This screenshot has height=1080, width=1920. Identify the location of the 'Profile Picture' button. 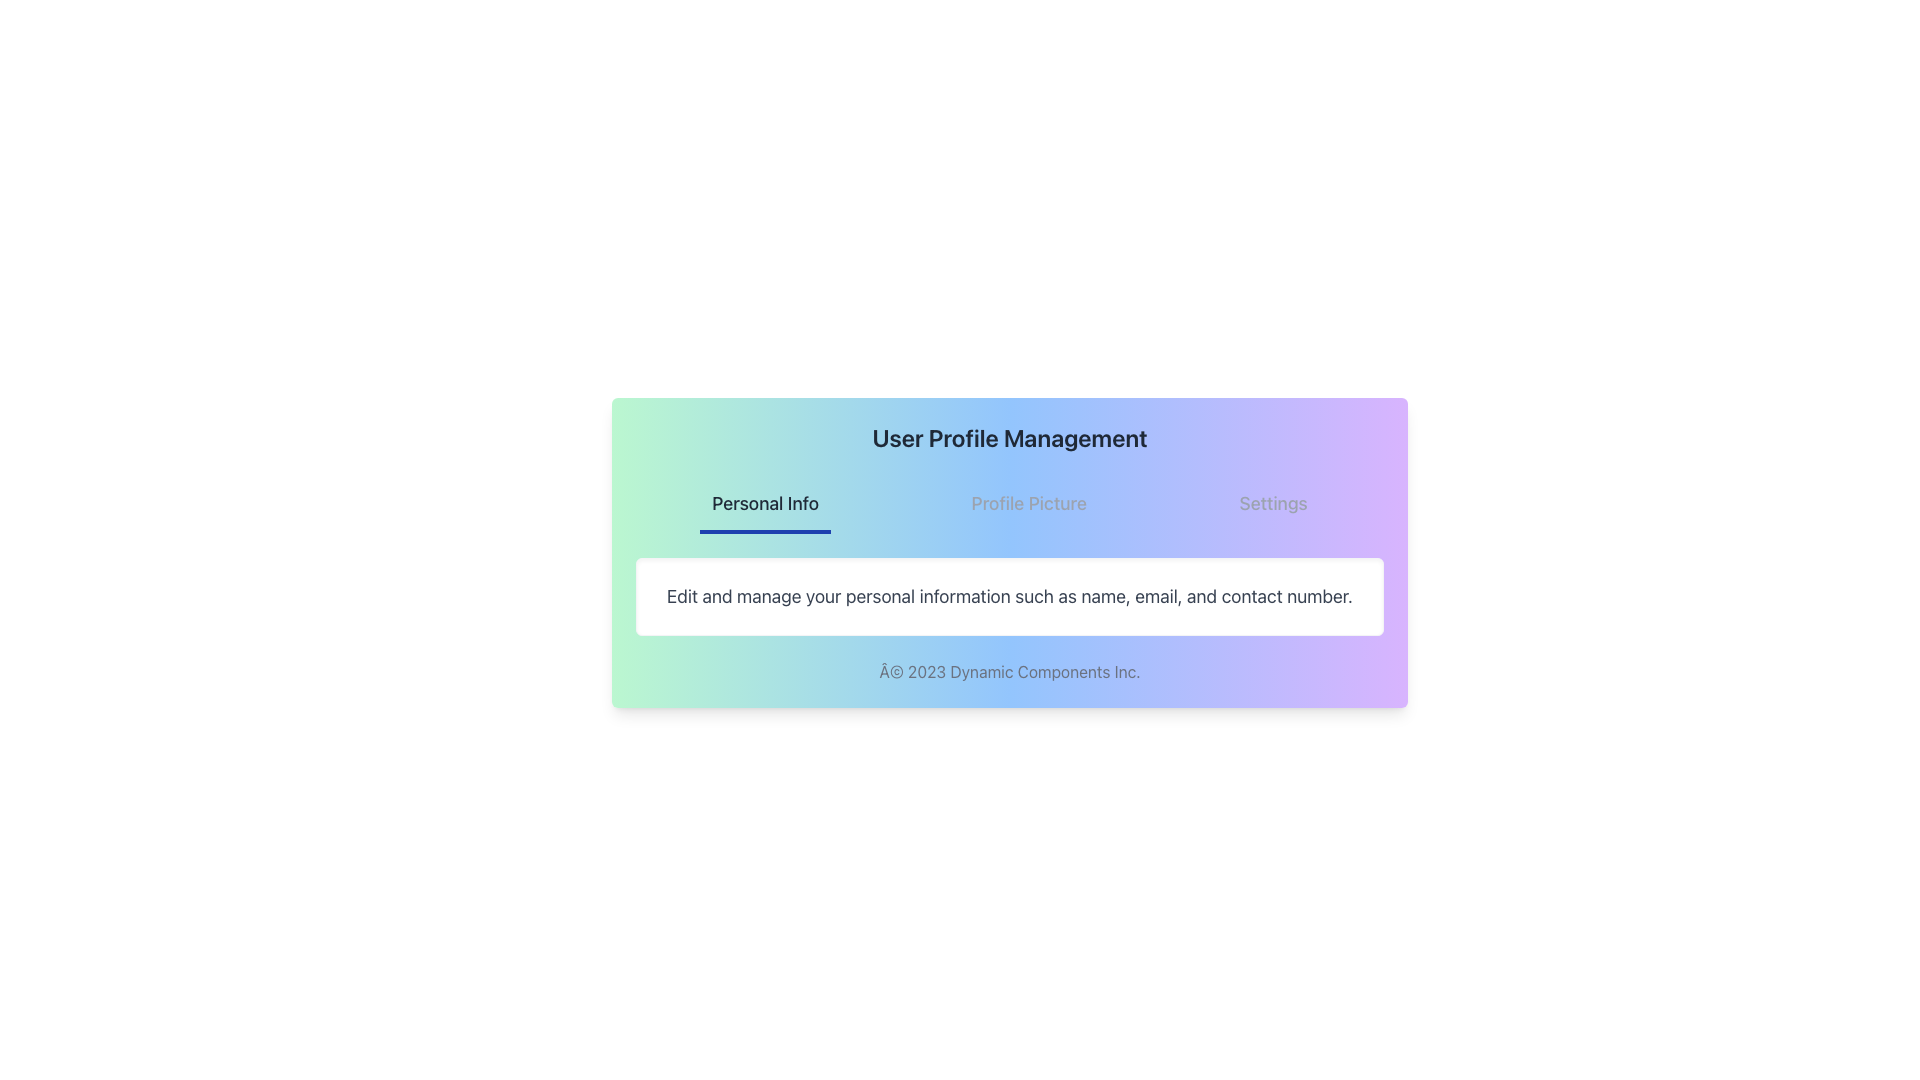
(1028, 504).